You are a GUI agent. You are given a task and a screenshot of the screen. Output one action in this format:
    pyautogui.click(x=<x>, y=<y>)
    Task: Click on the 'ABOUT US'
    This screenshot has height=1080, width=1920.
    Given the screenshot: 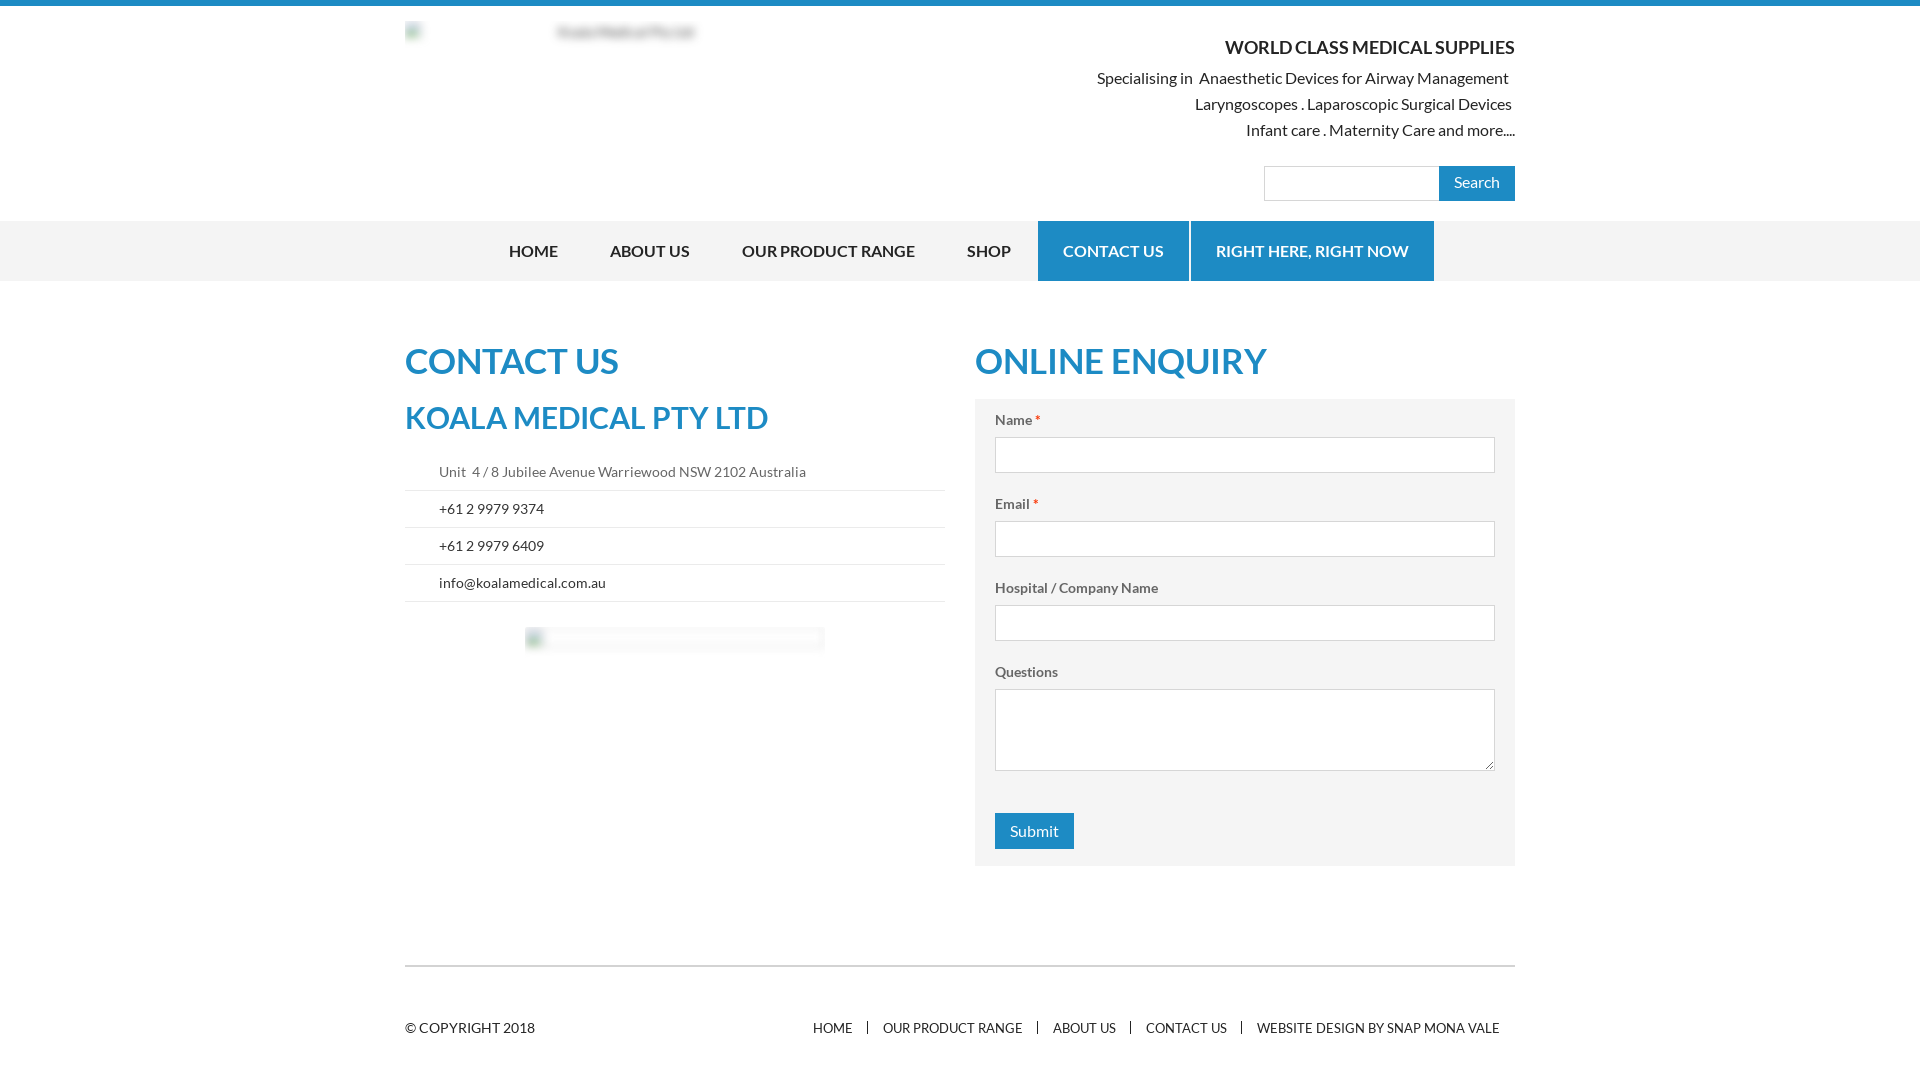 What is the action you would take?
    pyautogui.click(x=1037, y=1028)
    